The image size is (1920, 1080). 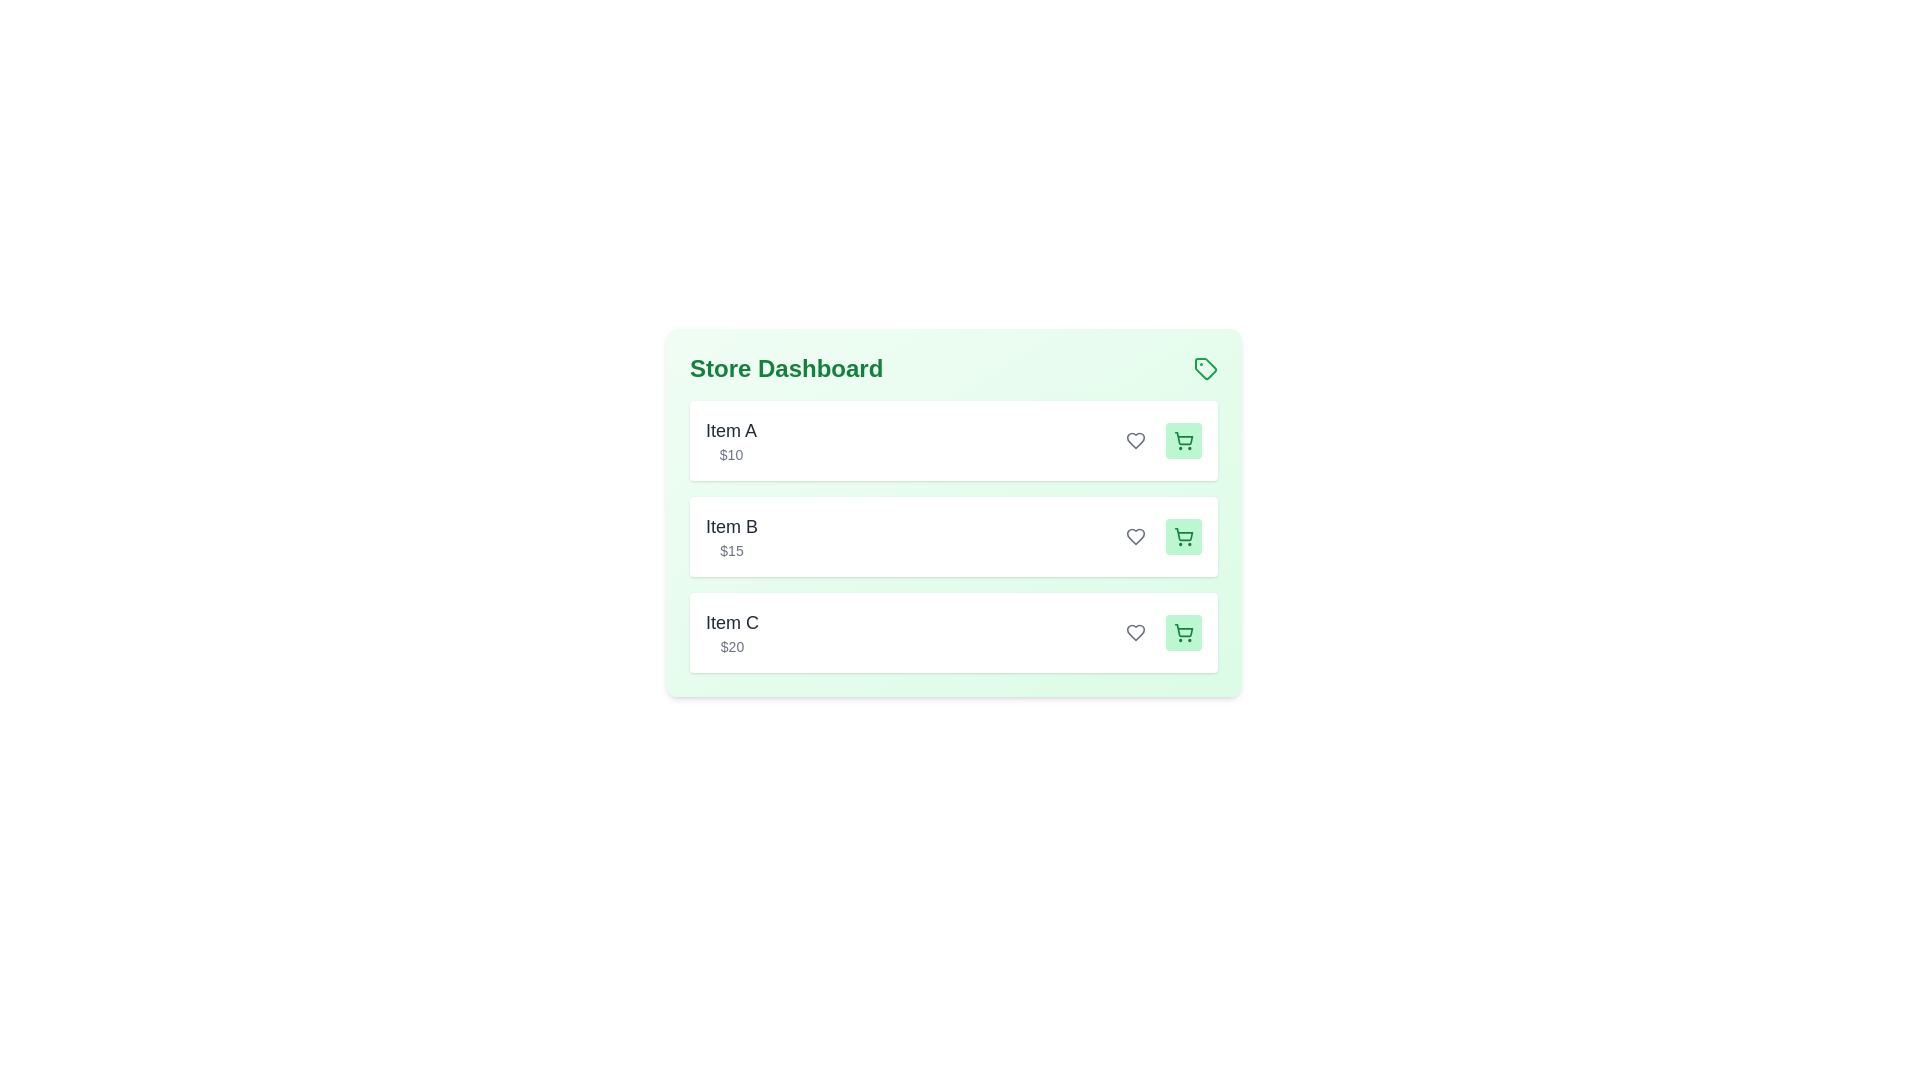 What do you see at coordinates (731, 551) in the screenshot?
I see `the price display of 'Item B' located below its label in the Store Dashboard` at bounding box center [731, 551].